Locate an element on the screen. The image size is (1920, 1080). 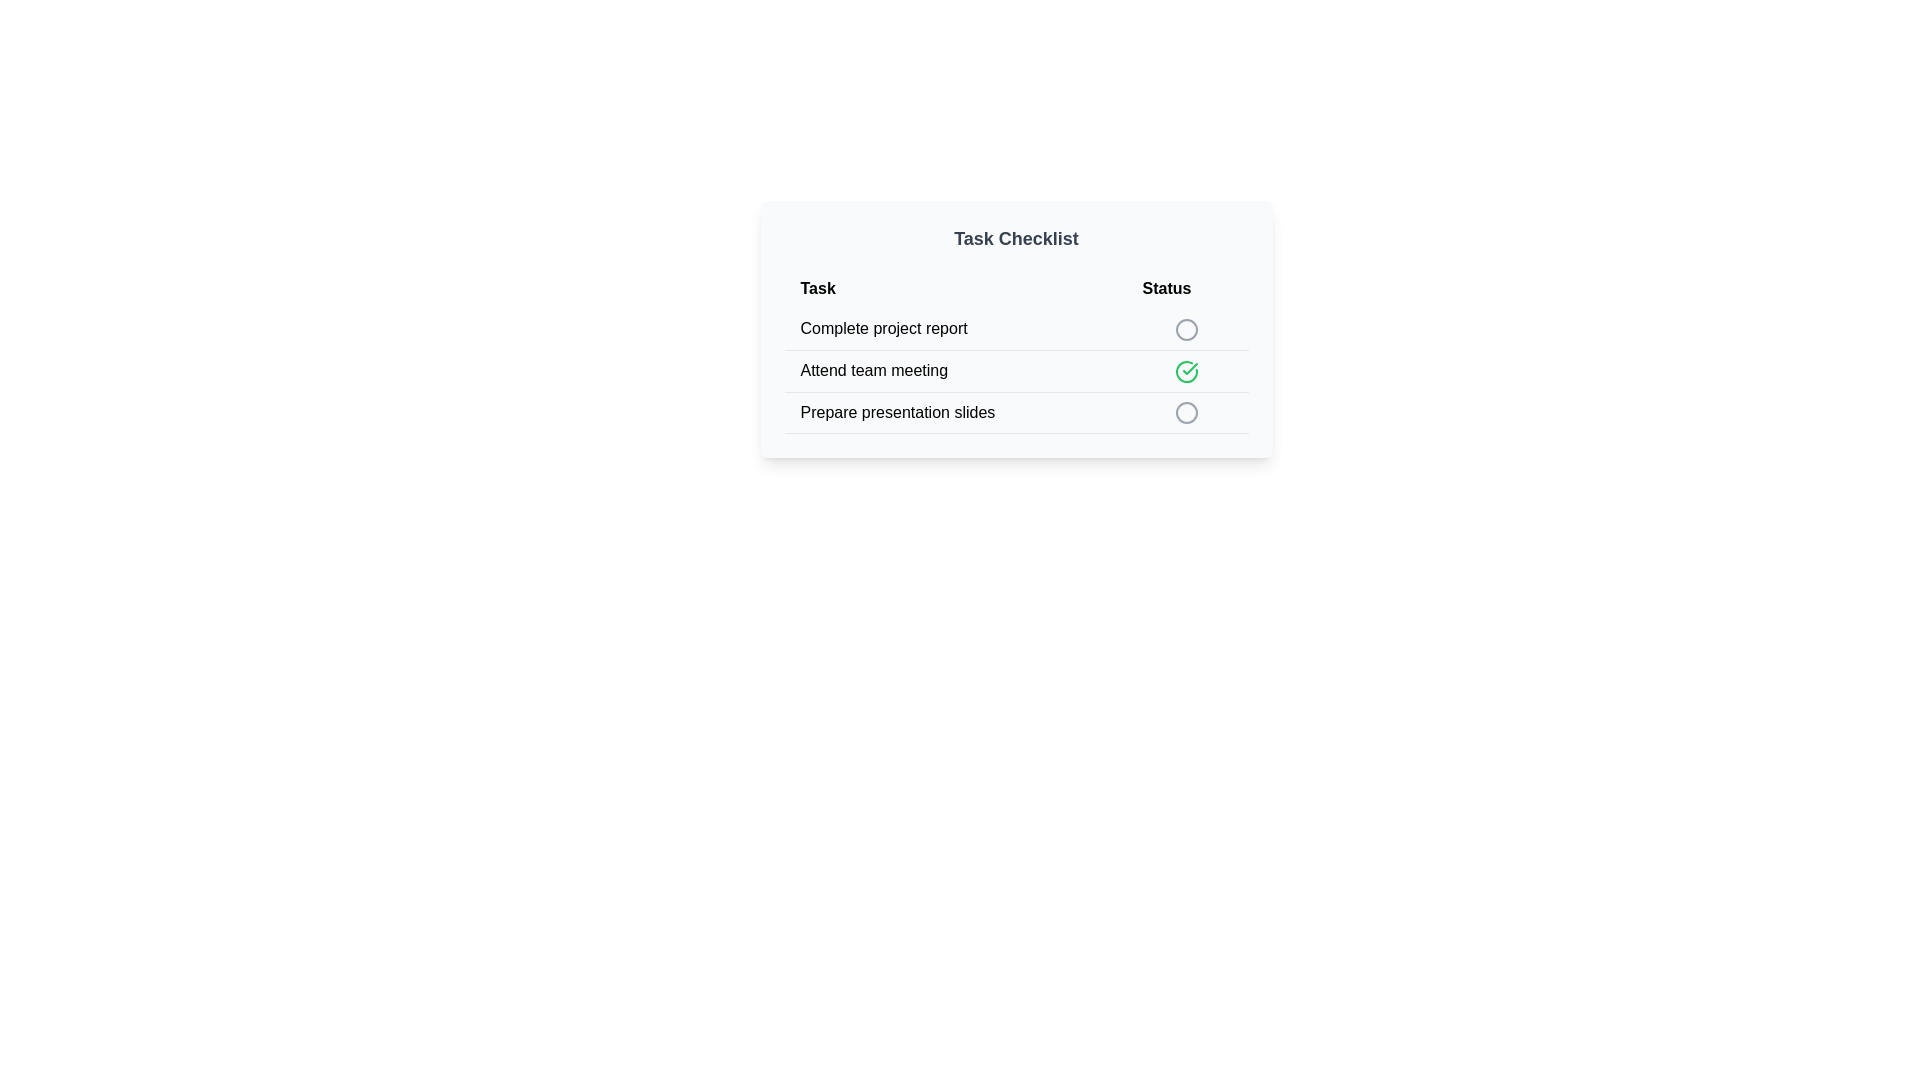
the status marker of the first task item in the checklist to toggle its completion status is located at coordinates (1016, 328).